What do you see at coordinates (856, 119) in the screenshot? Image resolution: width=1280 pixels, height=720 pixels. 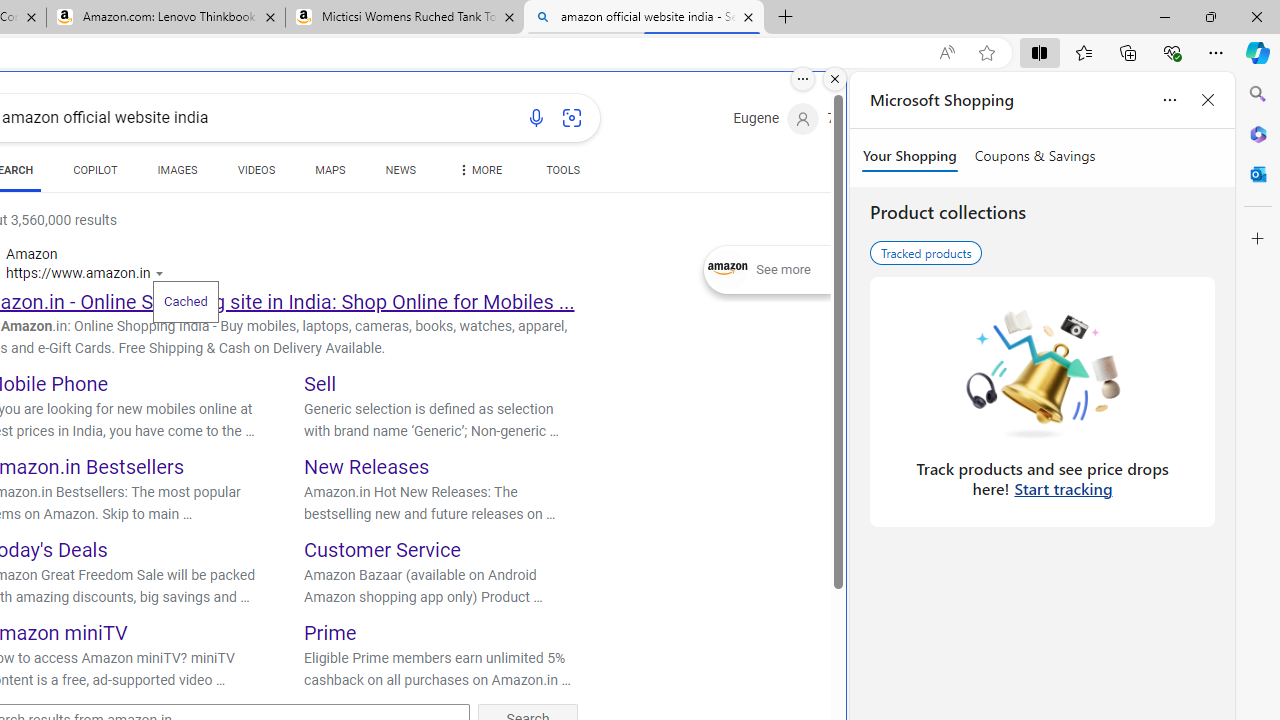 I see `'Microsoft Rewards 72'` at bounding box center [856, 119].